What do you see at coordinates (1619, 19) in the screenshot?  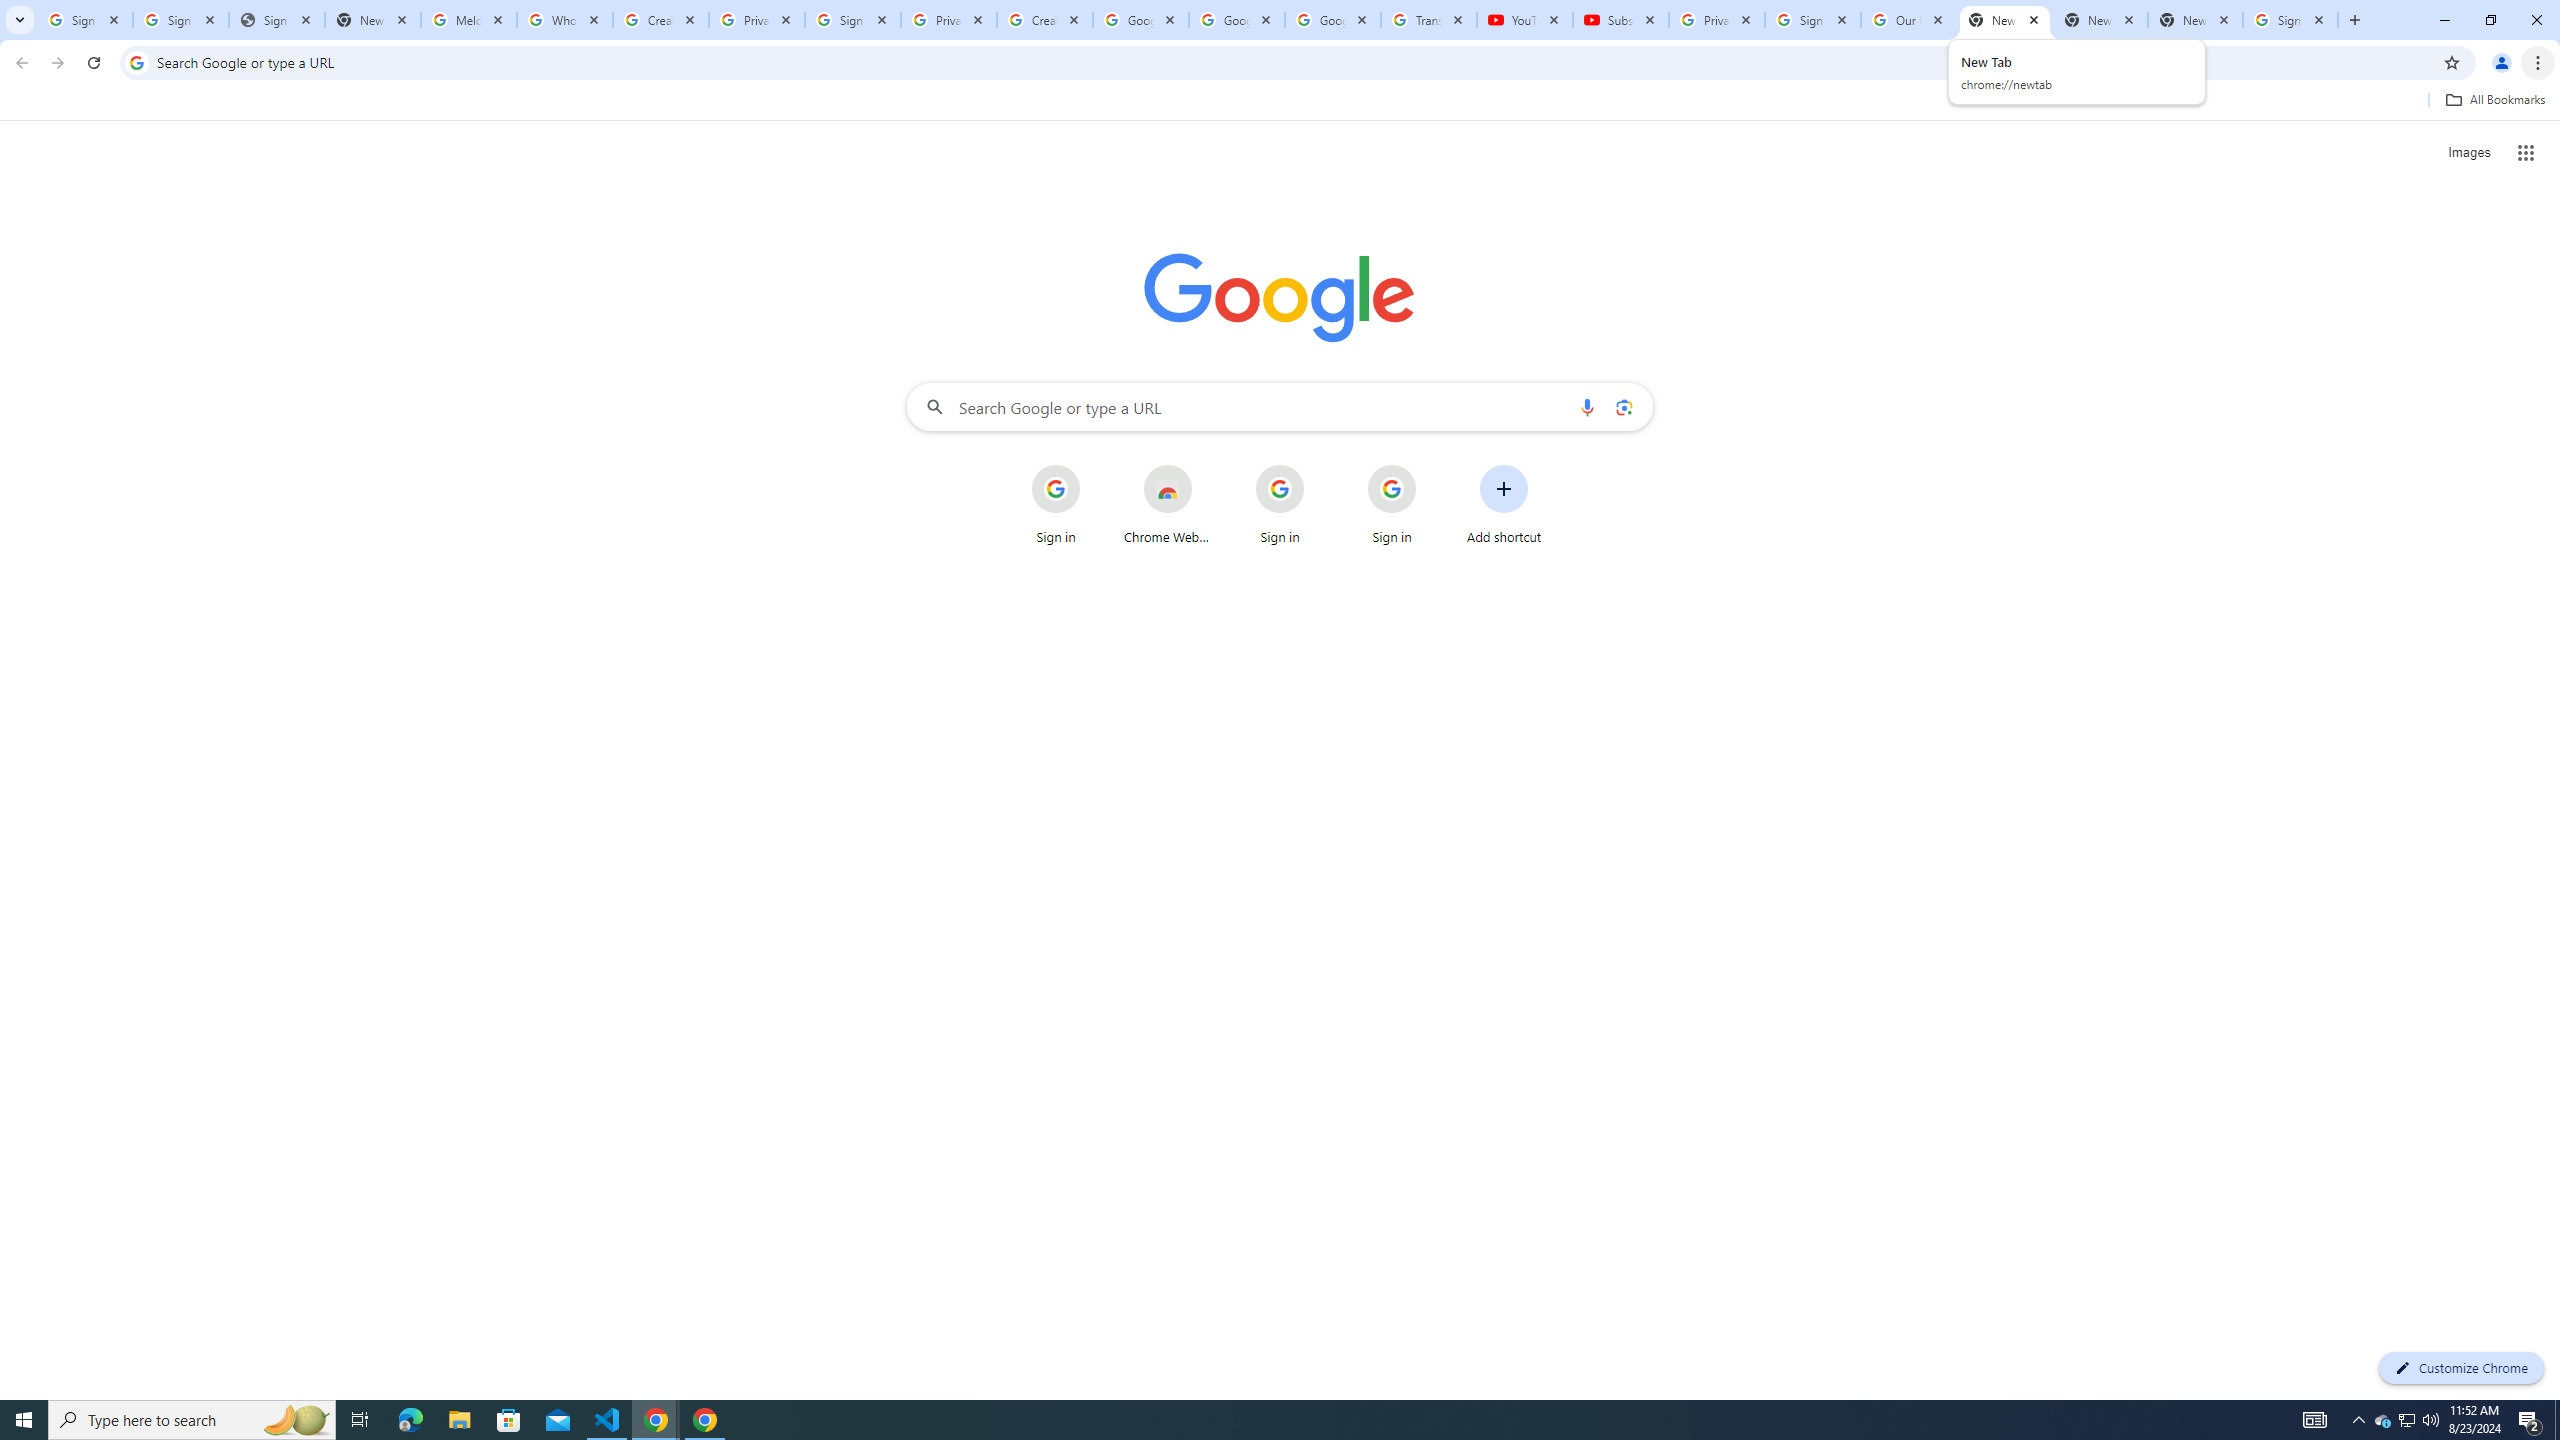 I see `'Subscriptions - YouTube'` at bounding box center [1619, 19].